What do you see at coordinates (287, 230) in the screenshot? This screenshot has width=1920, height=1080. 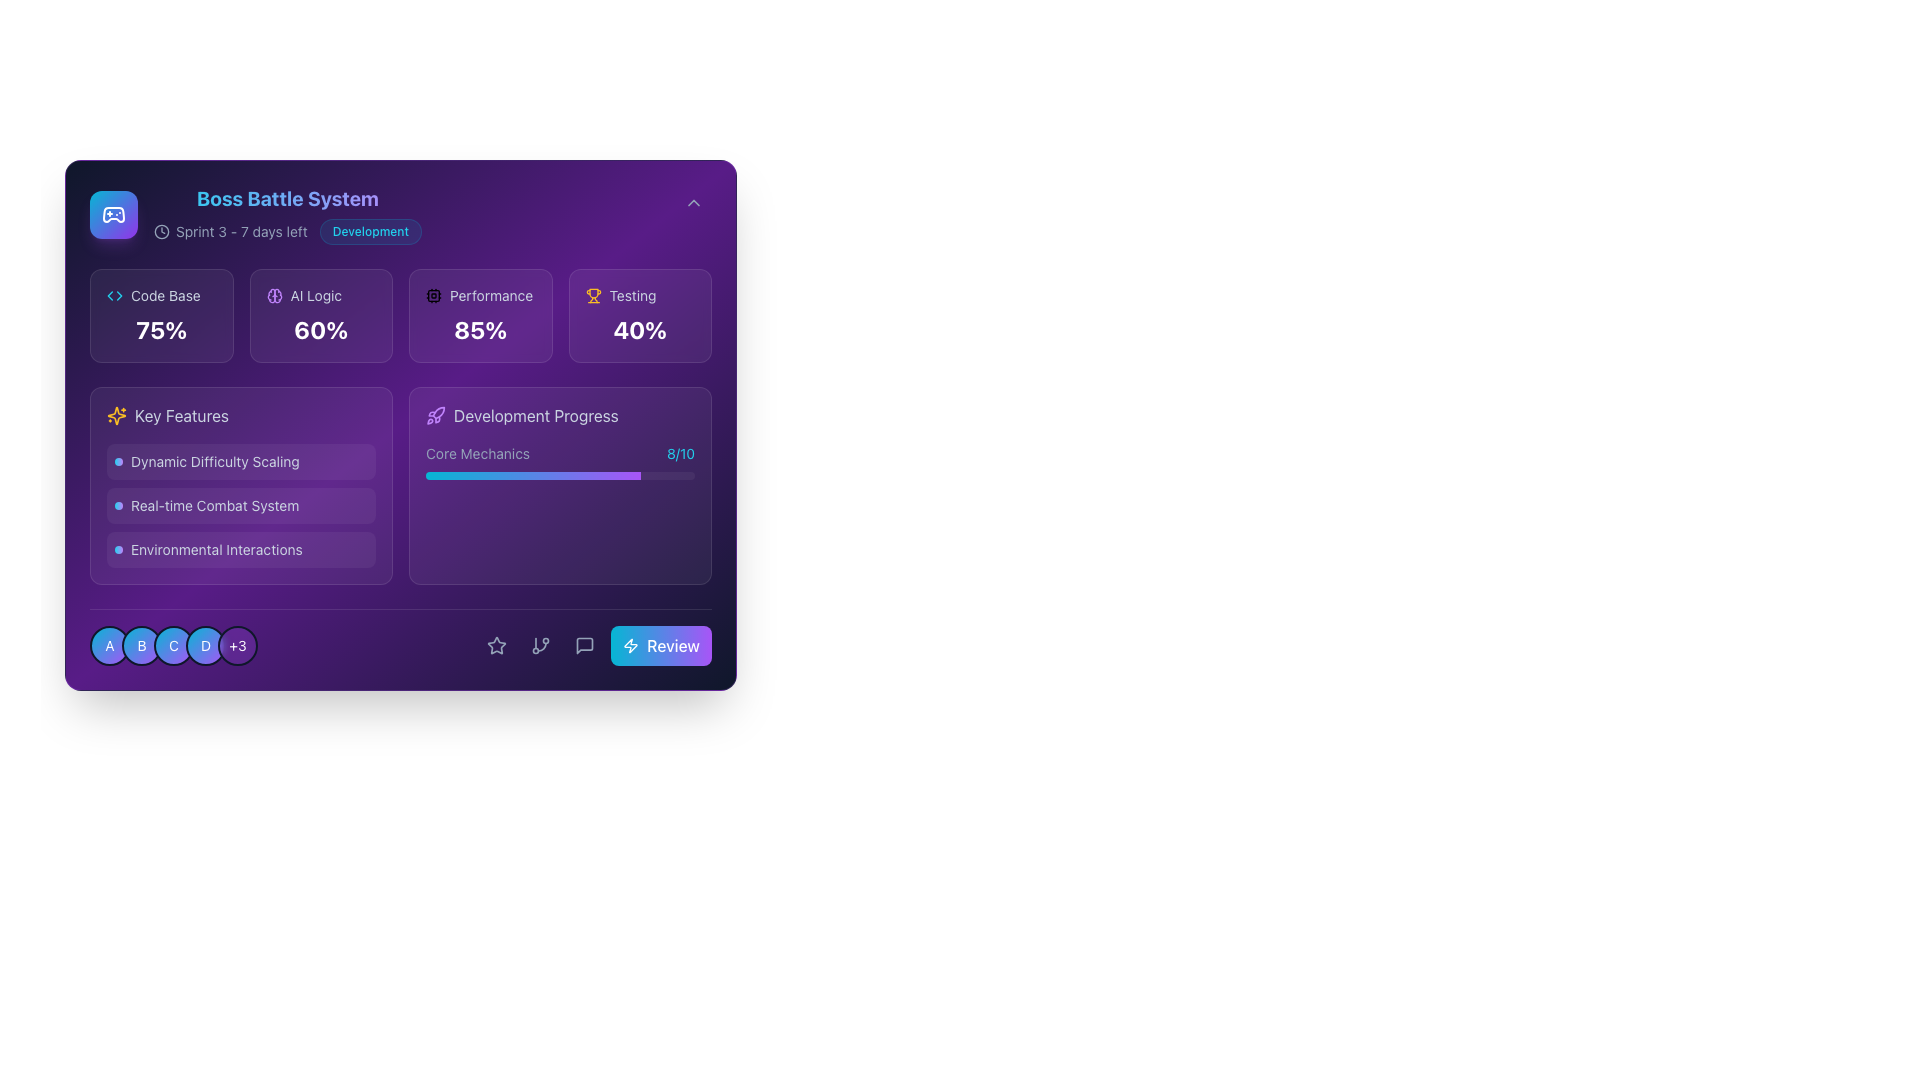 I see `the informational text indicating 'Sprint 3 - 7 days left' and the 'Development' badge for updates` at bounding box center [287, 230].